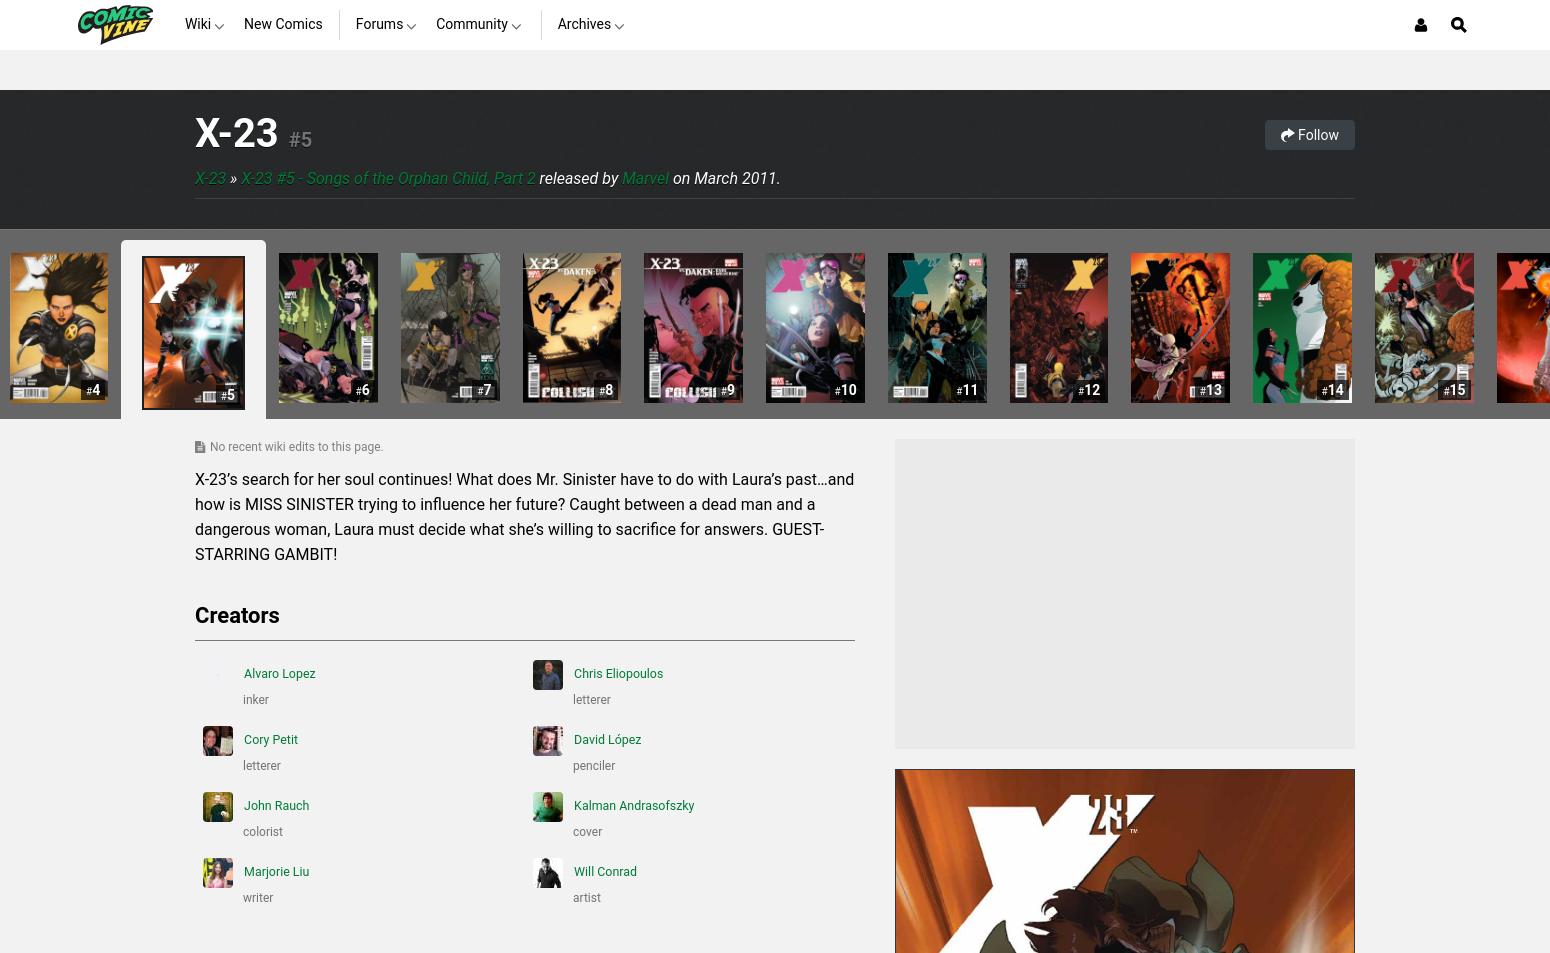 The height and width of the screenshot is (953, 1550). Describe the element at coordinates (243, 898) in the screenshot. I see `'writer'` at that location.